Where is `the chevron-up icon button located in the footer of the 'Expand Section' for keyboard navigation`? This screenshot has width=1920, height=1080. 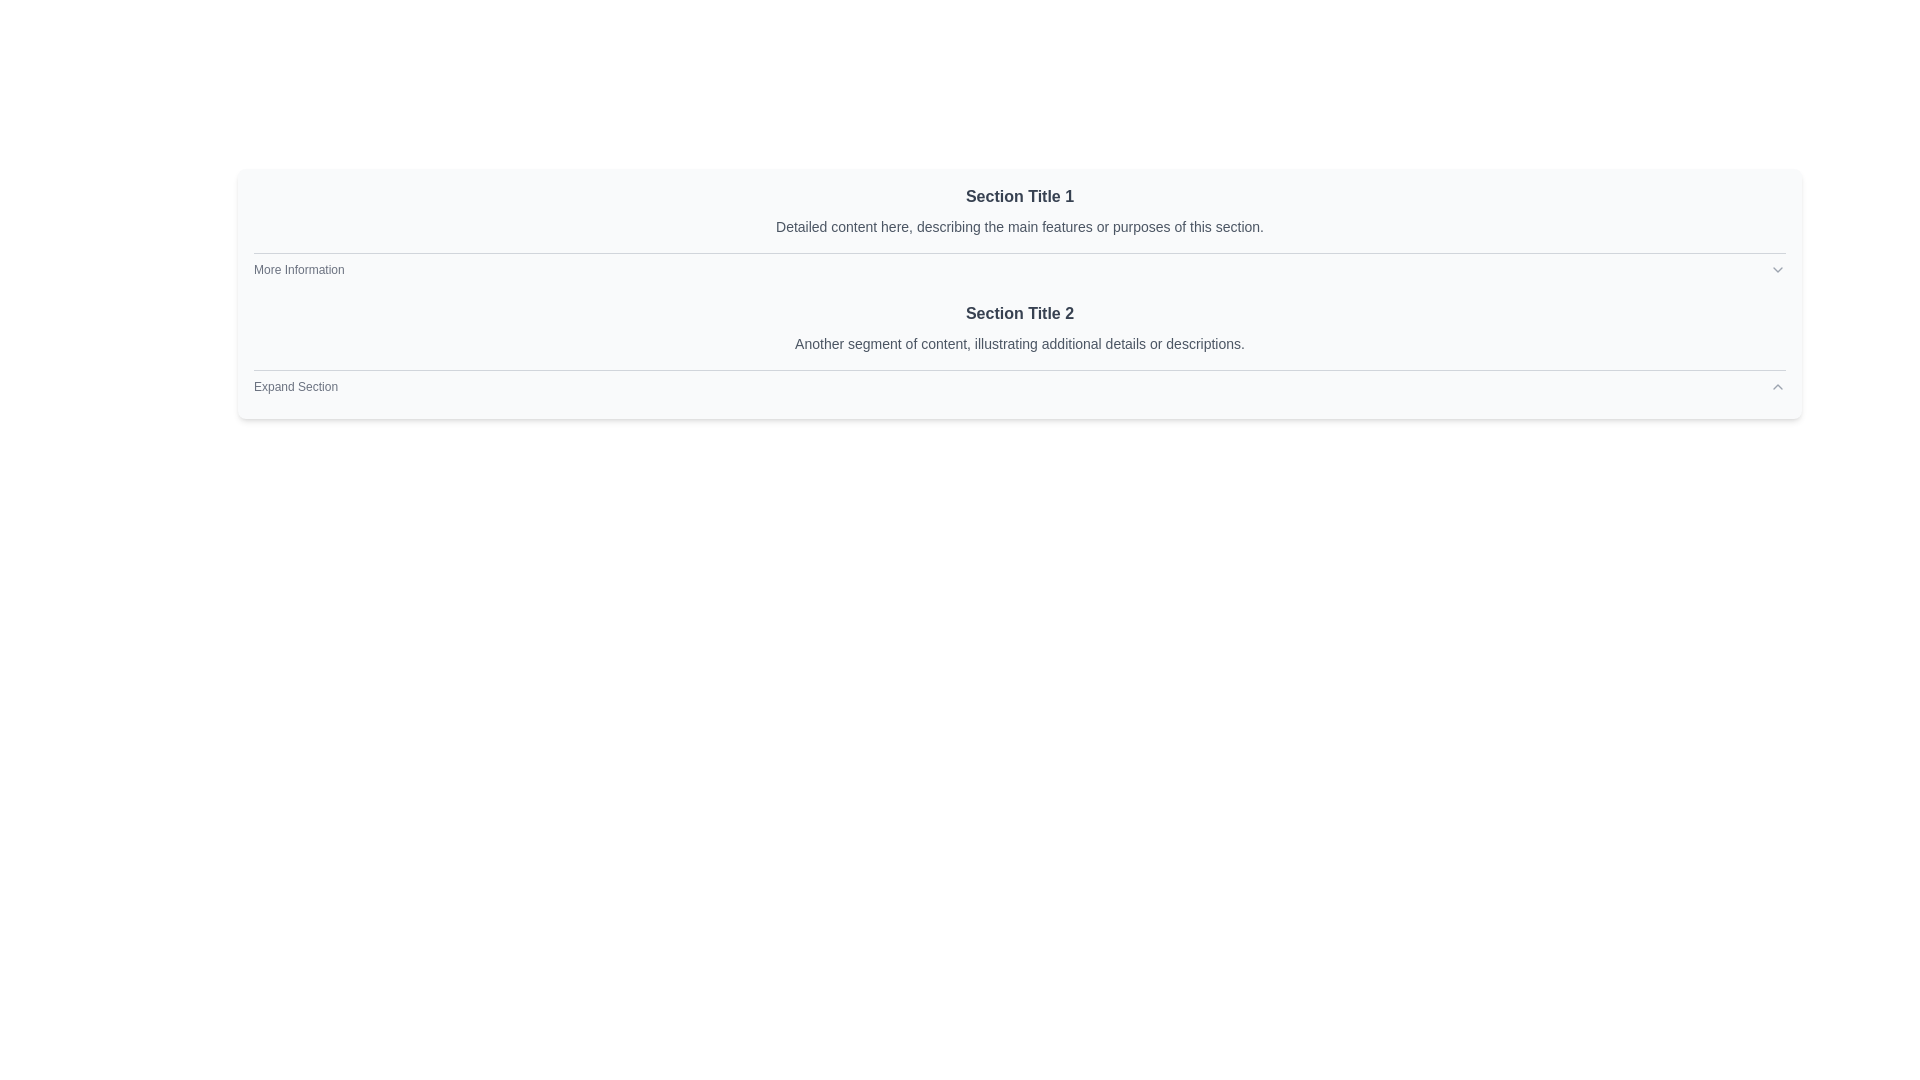
the chevron-up icon button located in the footer of the 'Expand Section' for keyboard navigation is located at coordinates (1777, 386).